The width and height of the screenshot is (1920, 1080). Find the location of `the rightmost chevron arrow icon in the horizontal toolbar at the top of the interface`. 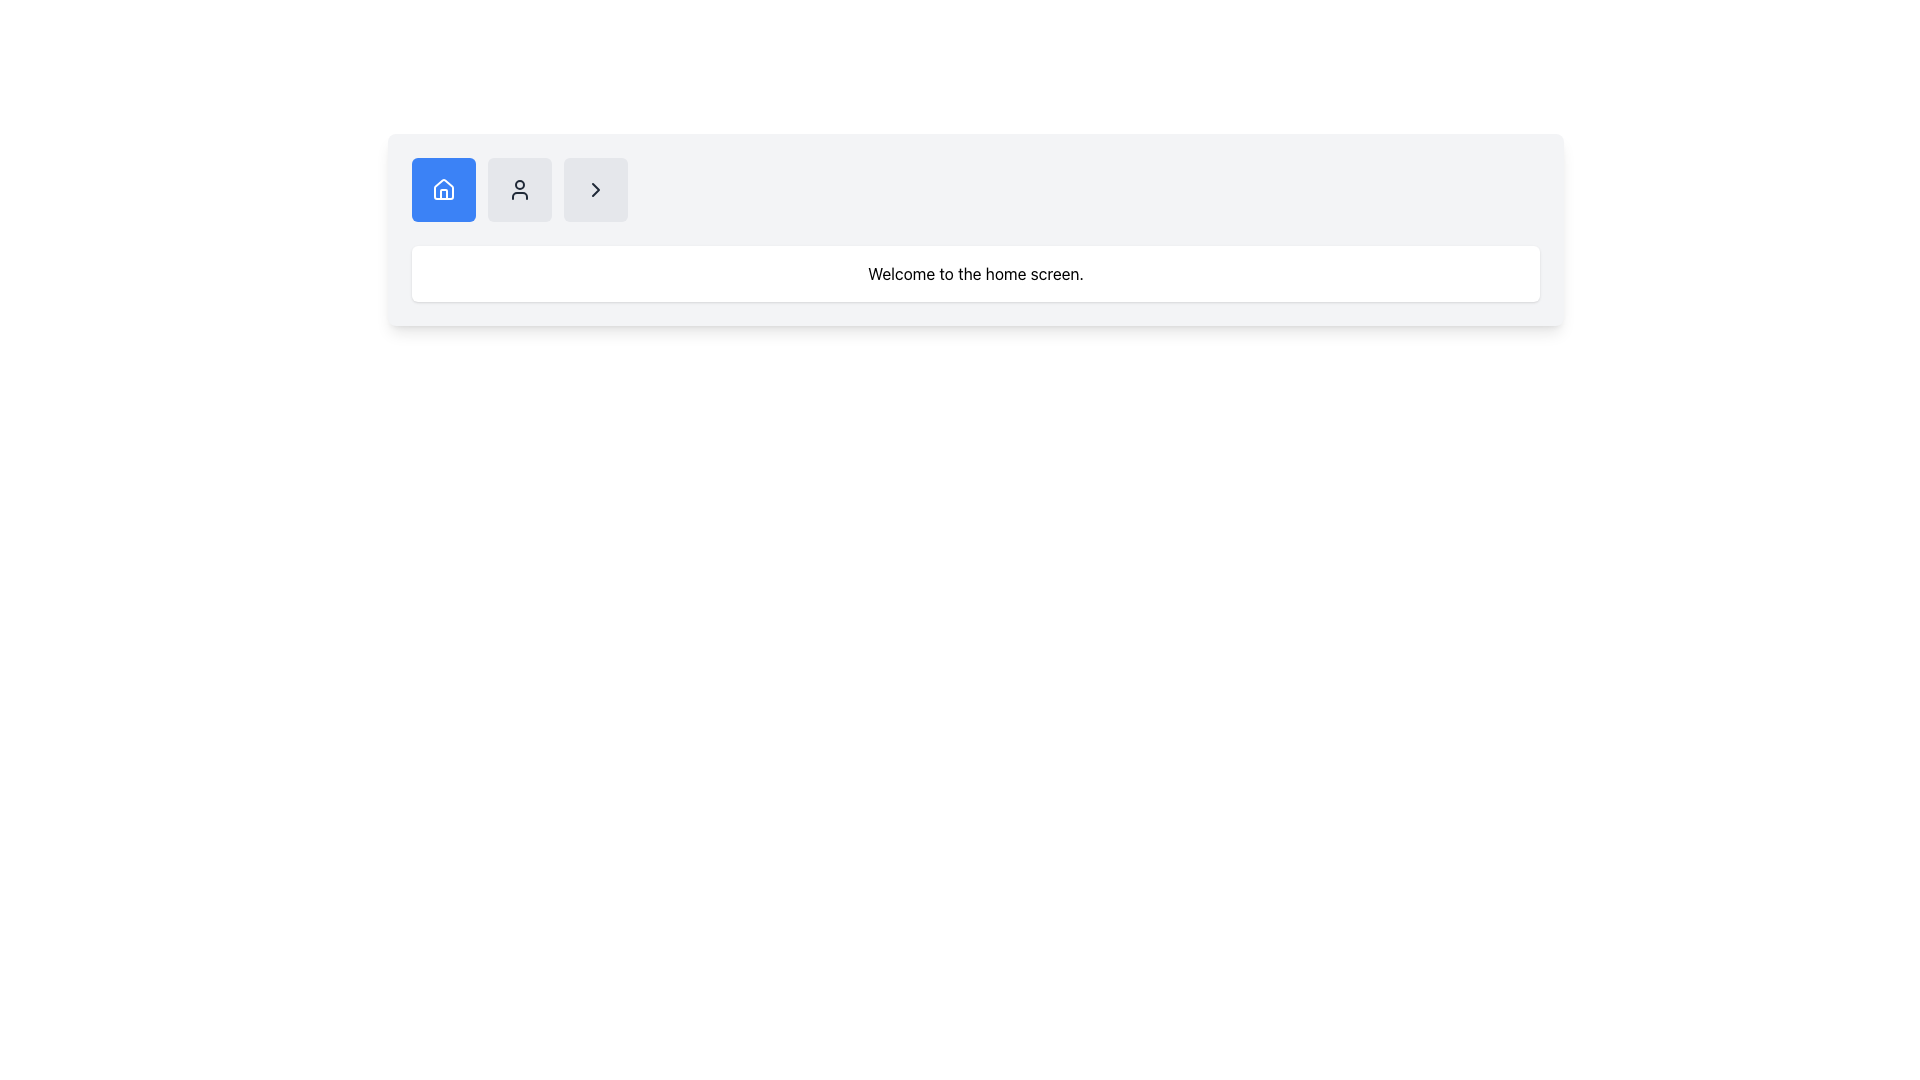

the rightmost chevron arrow icon in the horizontal toolbar at the top of the interface is located at coordinates (594, 189).